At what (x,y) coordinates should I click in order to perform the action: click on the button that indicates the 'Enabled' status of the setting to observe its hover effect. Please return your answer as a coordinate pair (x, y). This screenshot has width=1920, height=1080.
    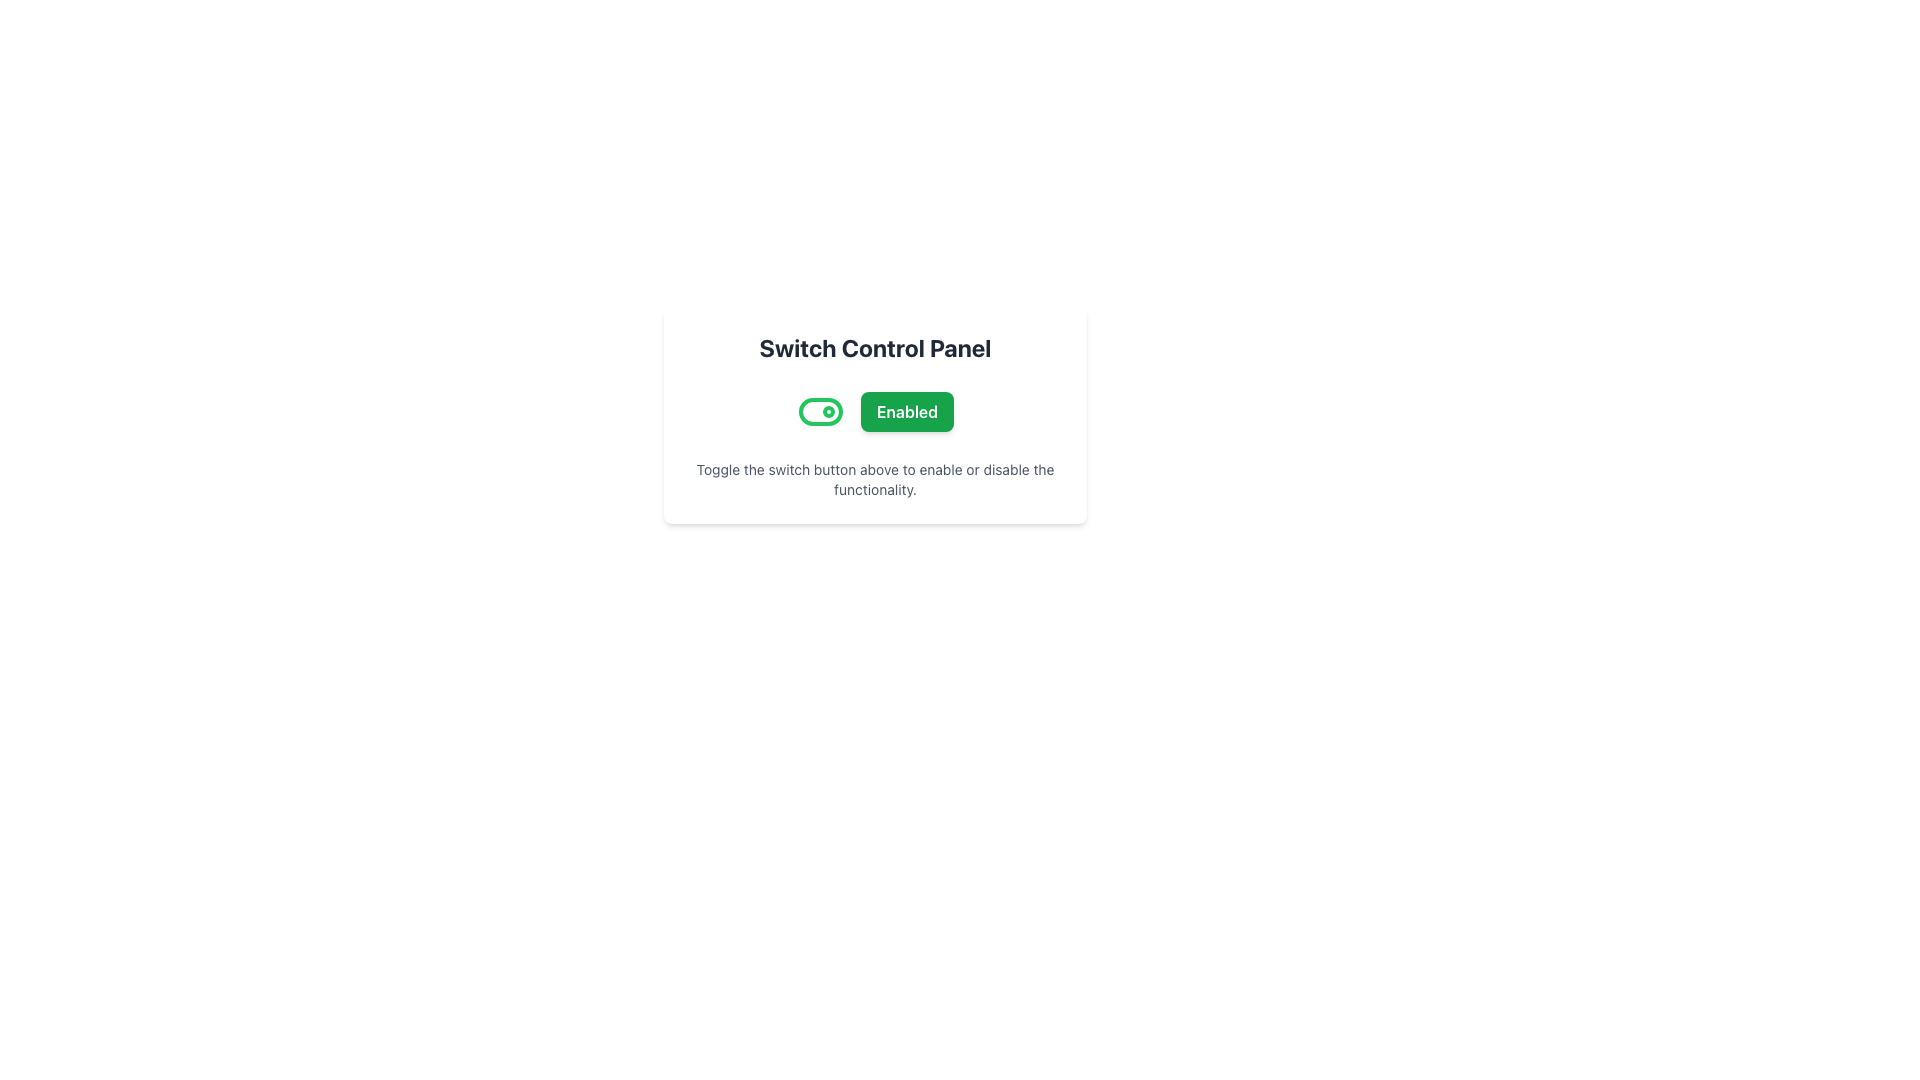
    Looking at the image, I should click on (906, 411).